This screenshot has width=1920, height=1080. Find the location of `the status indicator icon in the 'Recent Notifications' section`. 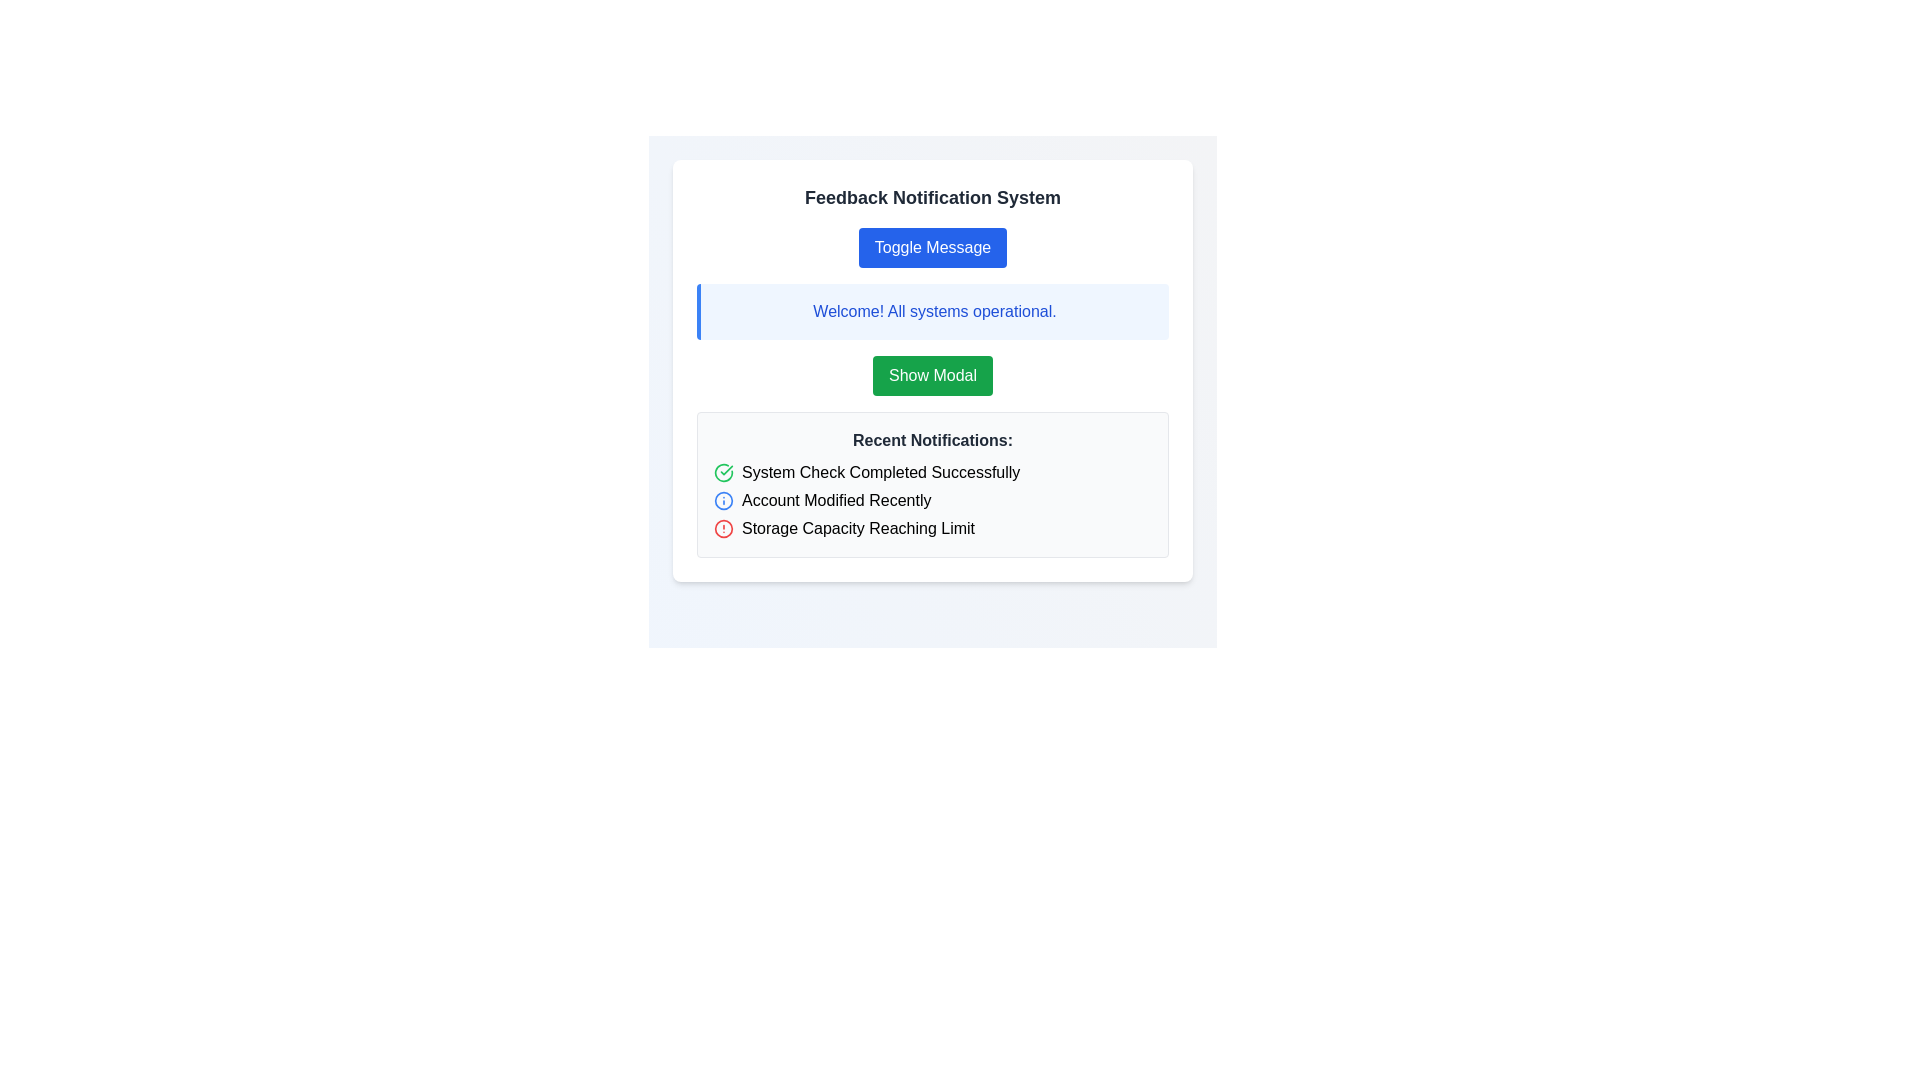

the status indicator icon in the 'Recent Notifications' section is located at coordinates (723, 473).